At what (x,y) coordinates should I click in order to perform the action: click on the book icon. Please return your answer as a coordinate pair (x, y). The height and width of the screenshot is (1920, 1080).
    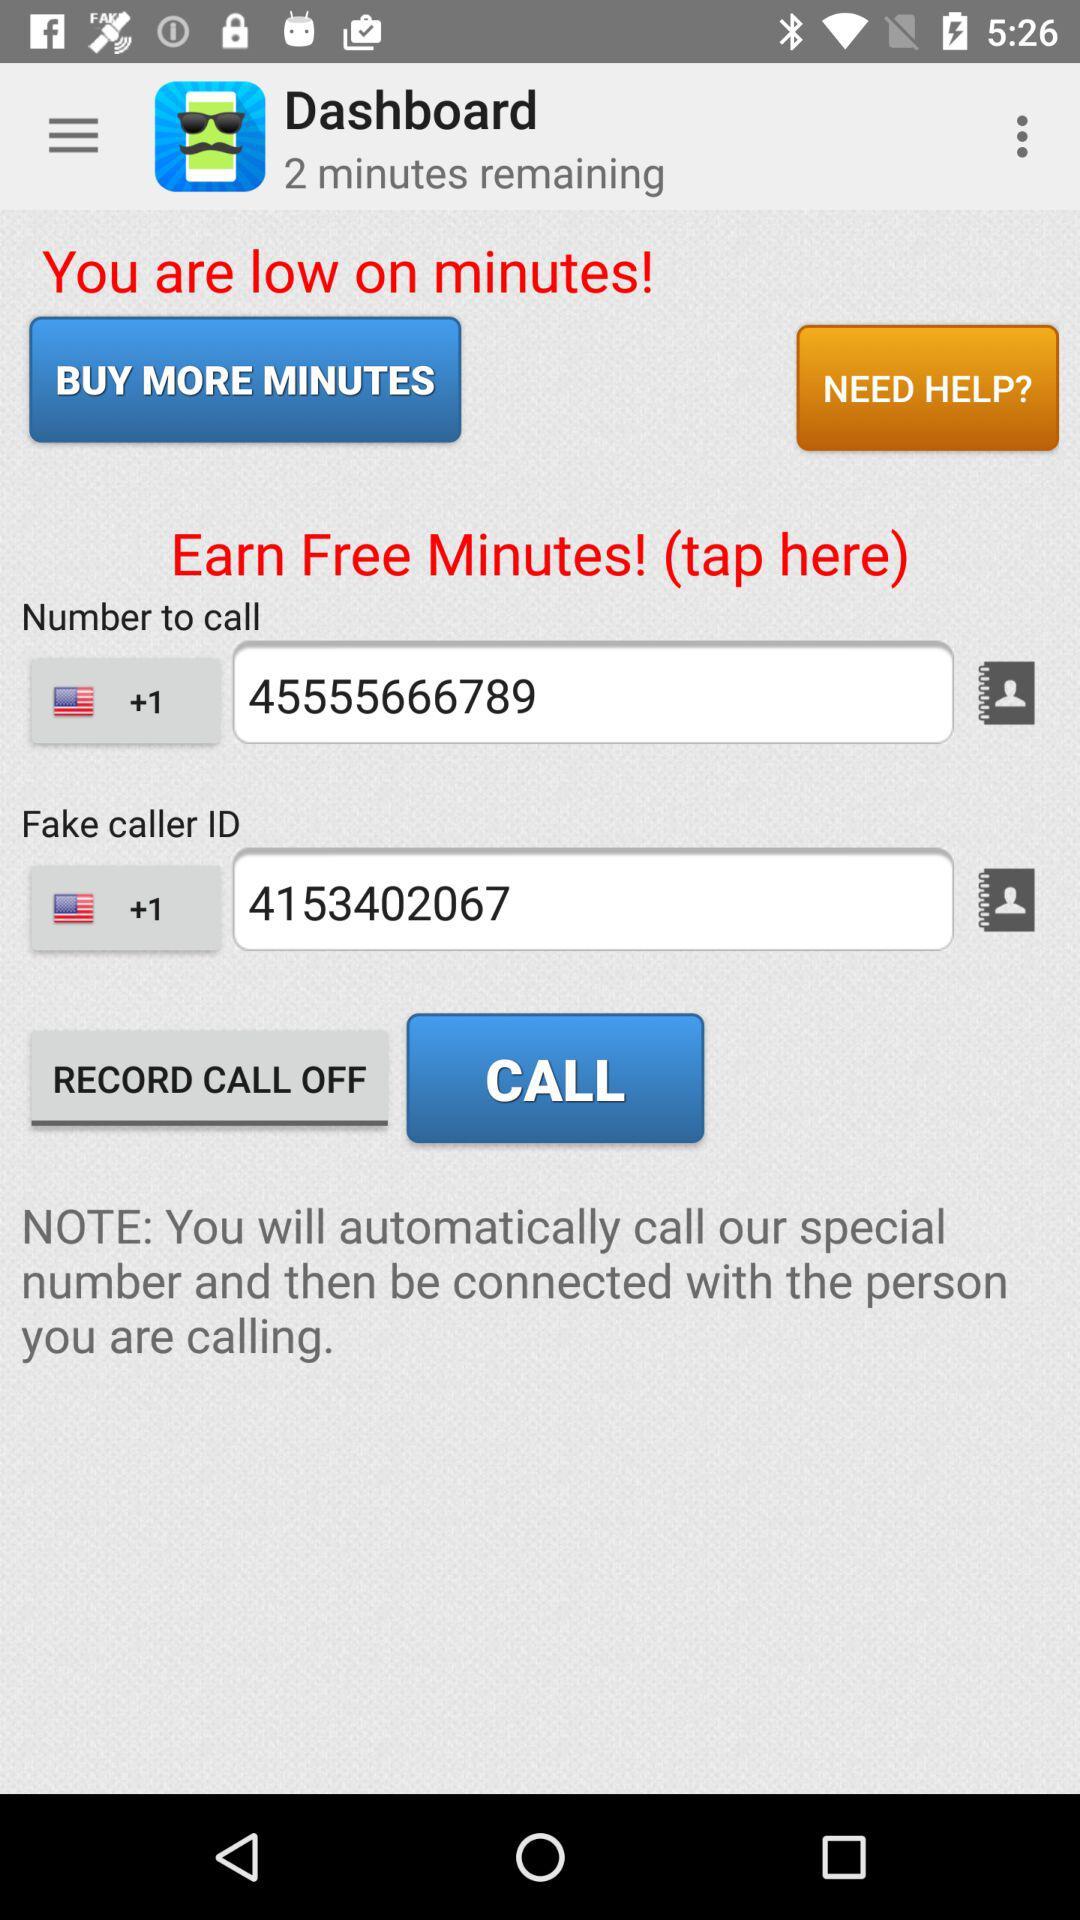
    Looking at the image, I should click on (1006, 692).